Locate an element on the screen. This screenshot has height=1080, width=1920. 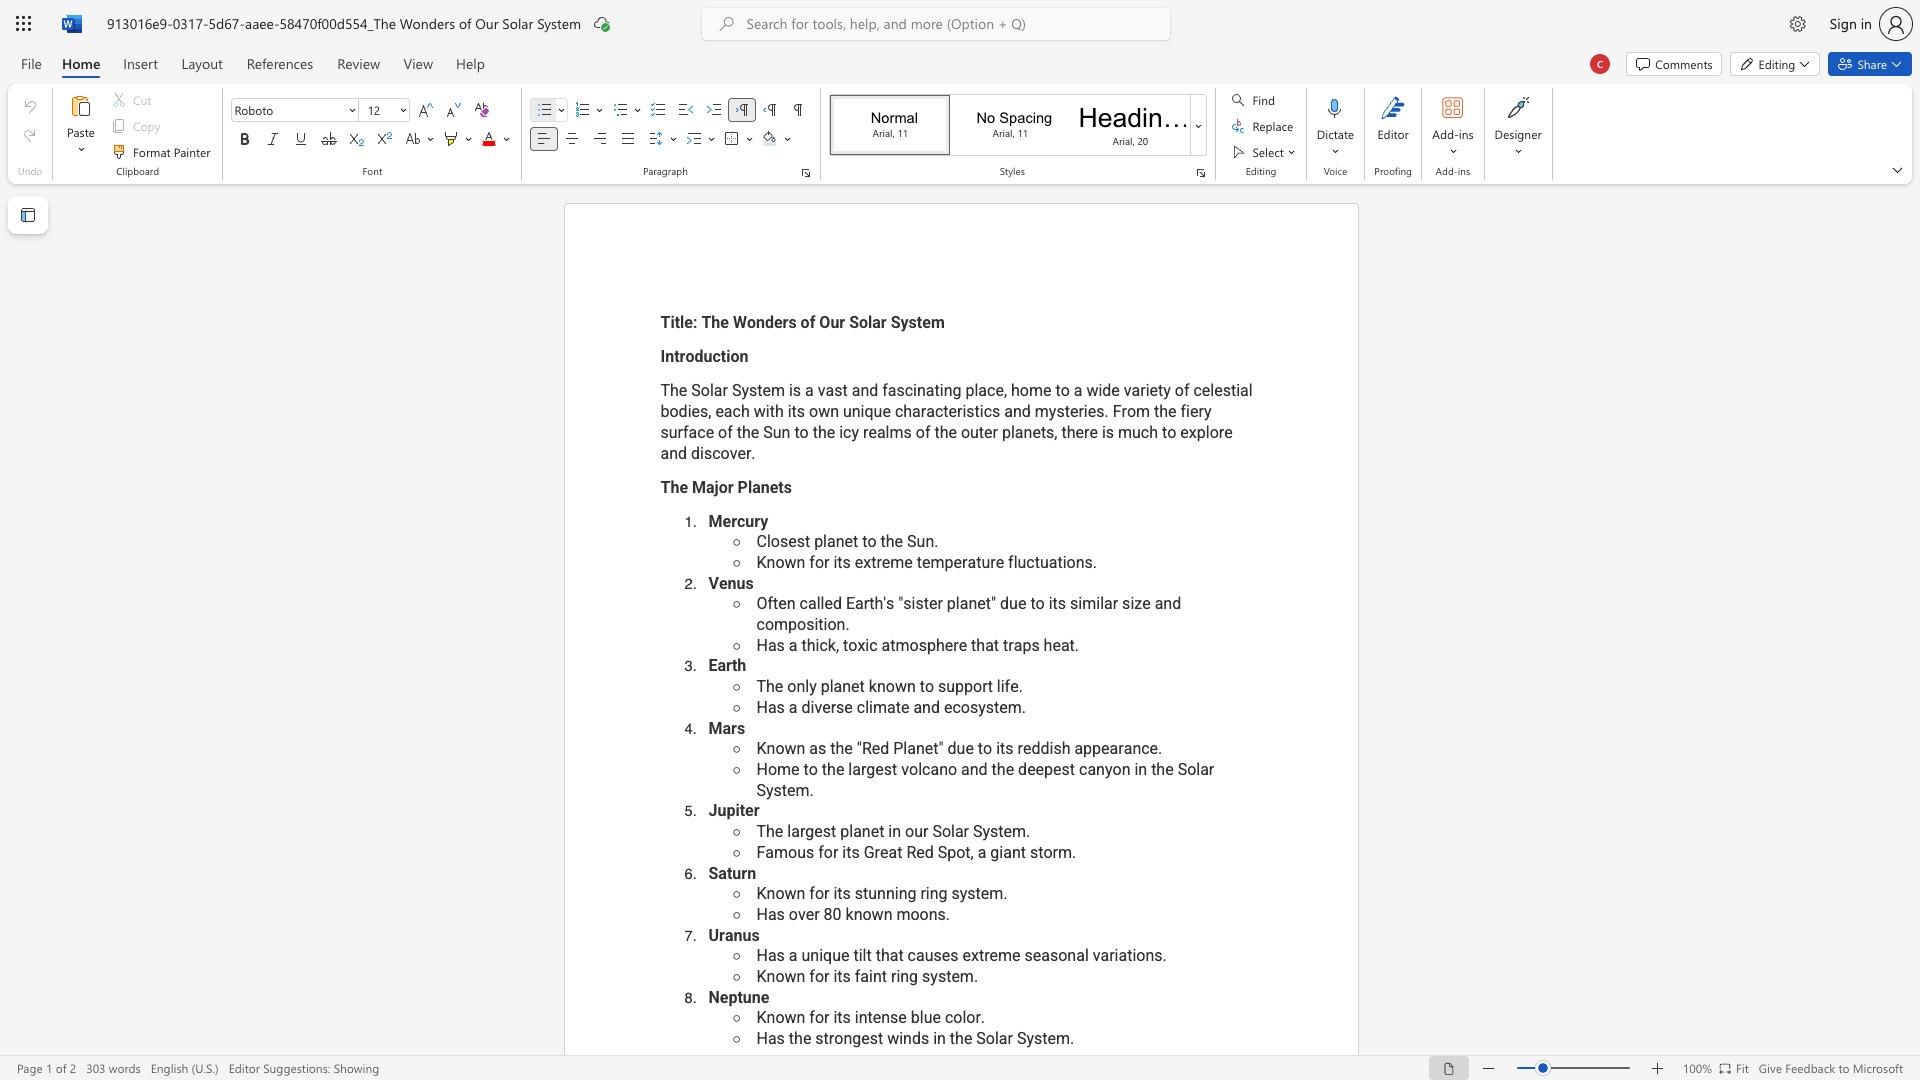
the 1th character "o" in the text is located at coordinates (771, 768).